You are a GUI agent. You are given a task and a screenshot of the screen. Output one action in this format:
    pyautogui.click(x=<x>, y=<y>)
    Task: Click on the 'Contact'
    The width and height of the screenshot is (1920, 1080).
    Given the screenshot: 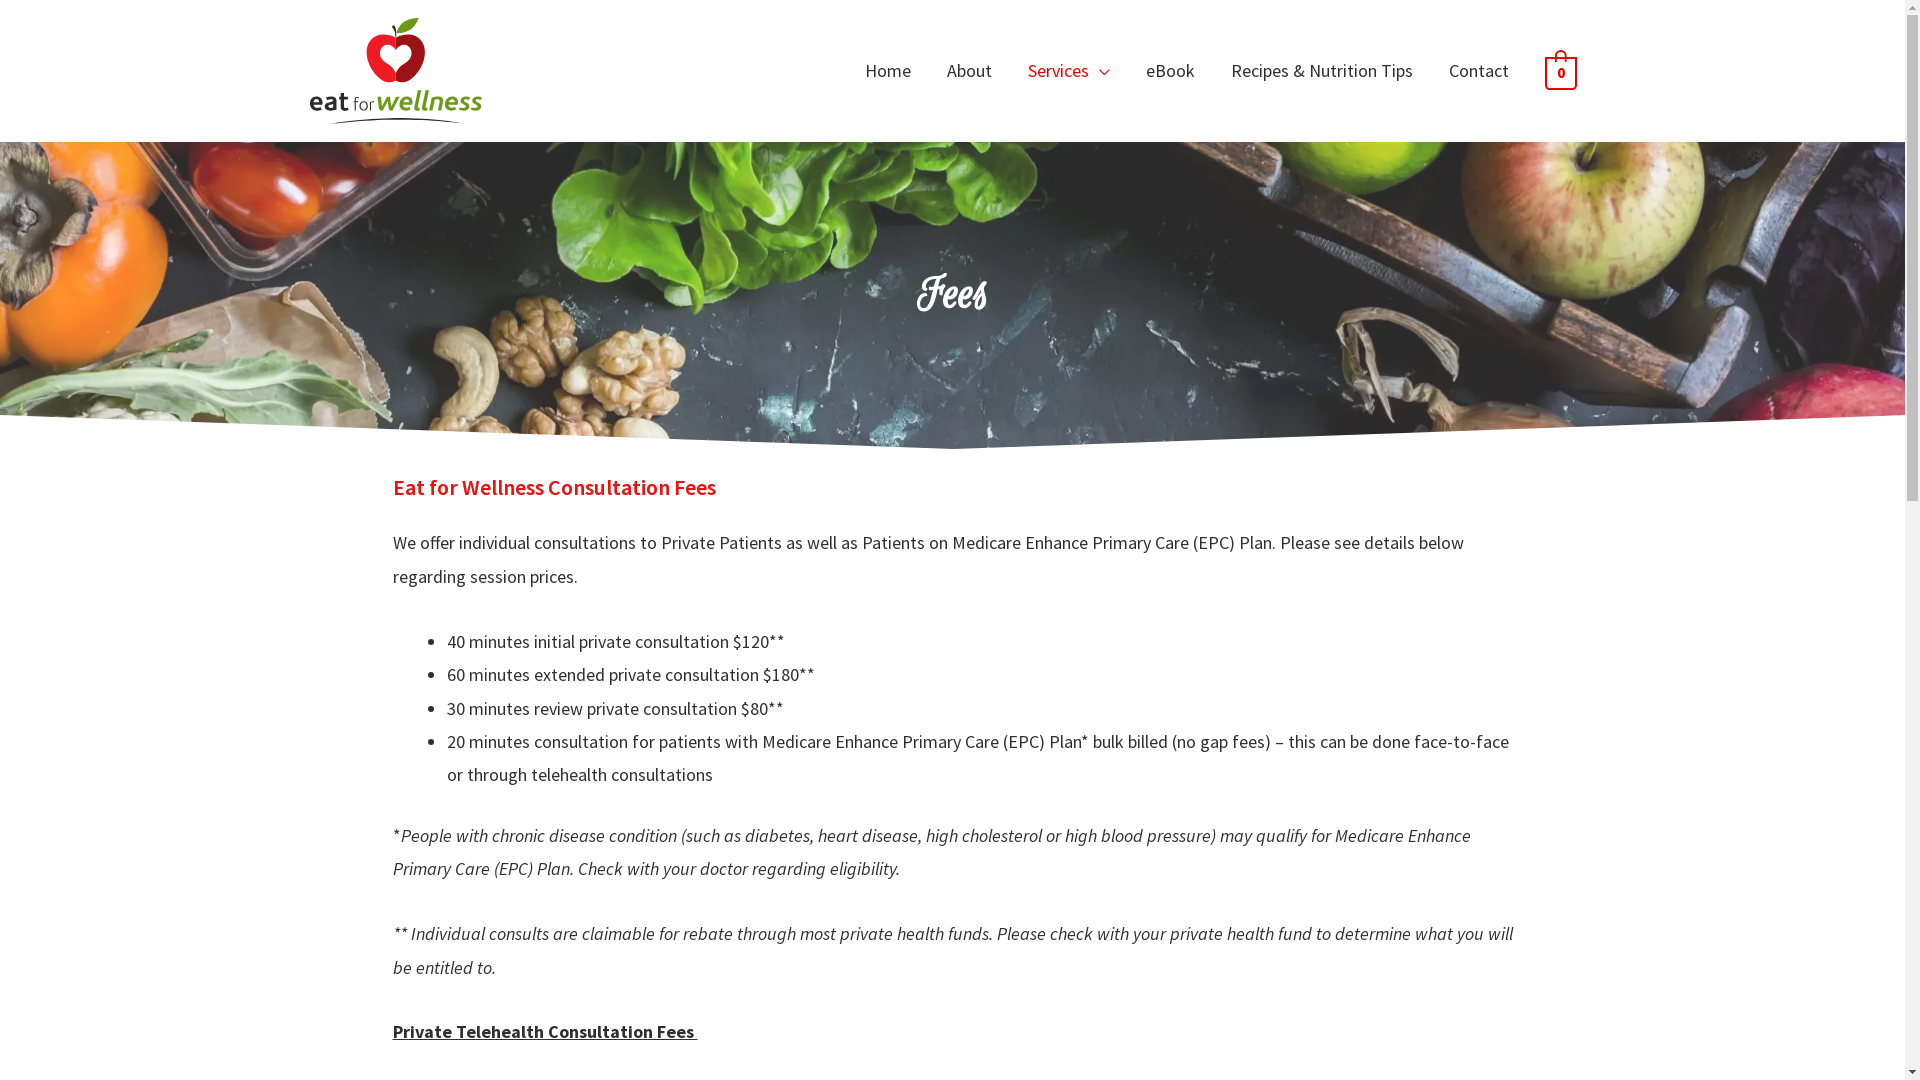 What is the action you would take?
    pyautogui.click(x=1429, y=69)
    